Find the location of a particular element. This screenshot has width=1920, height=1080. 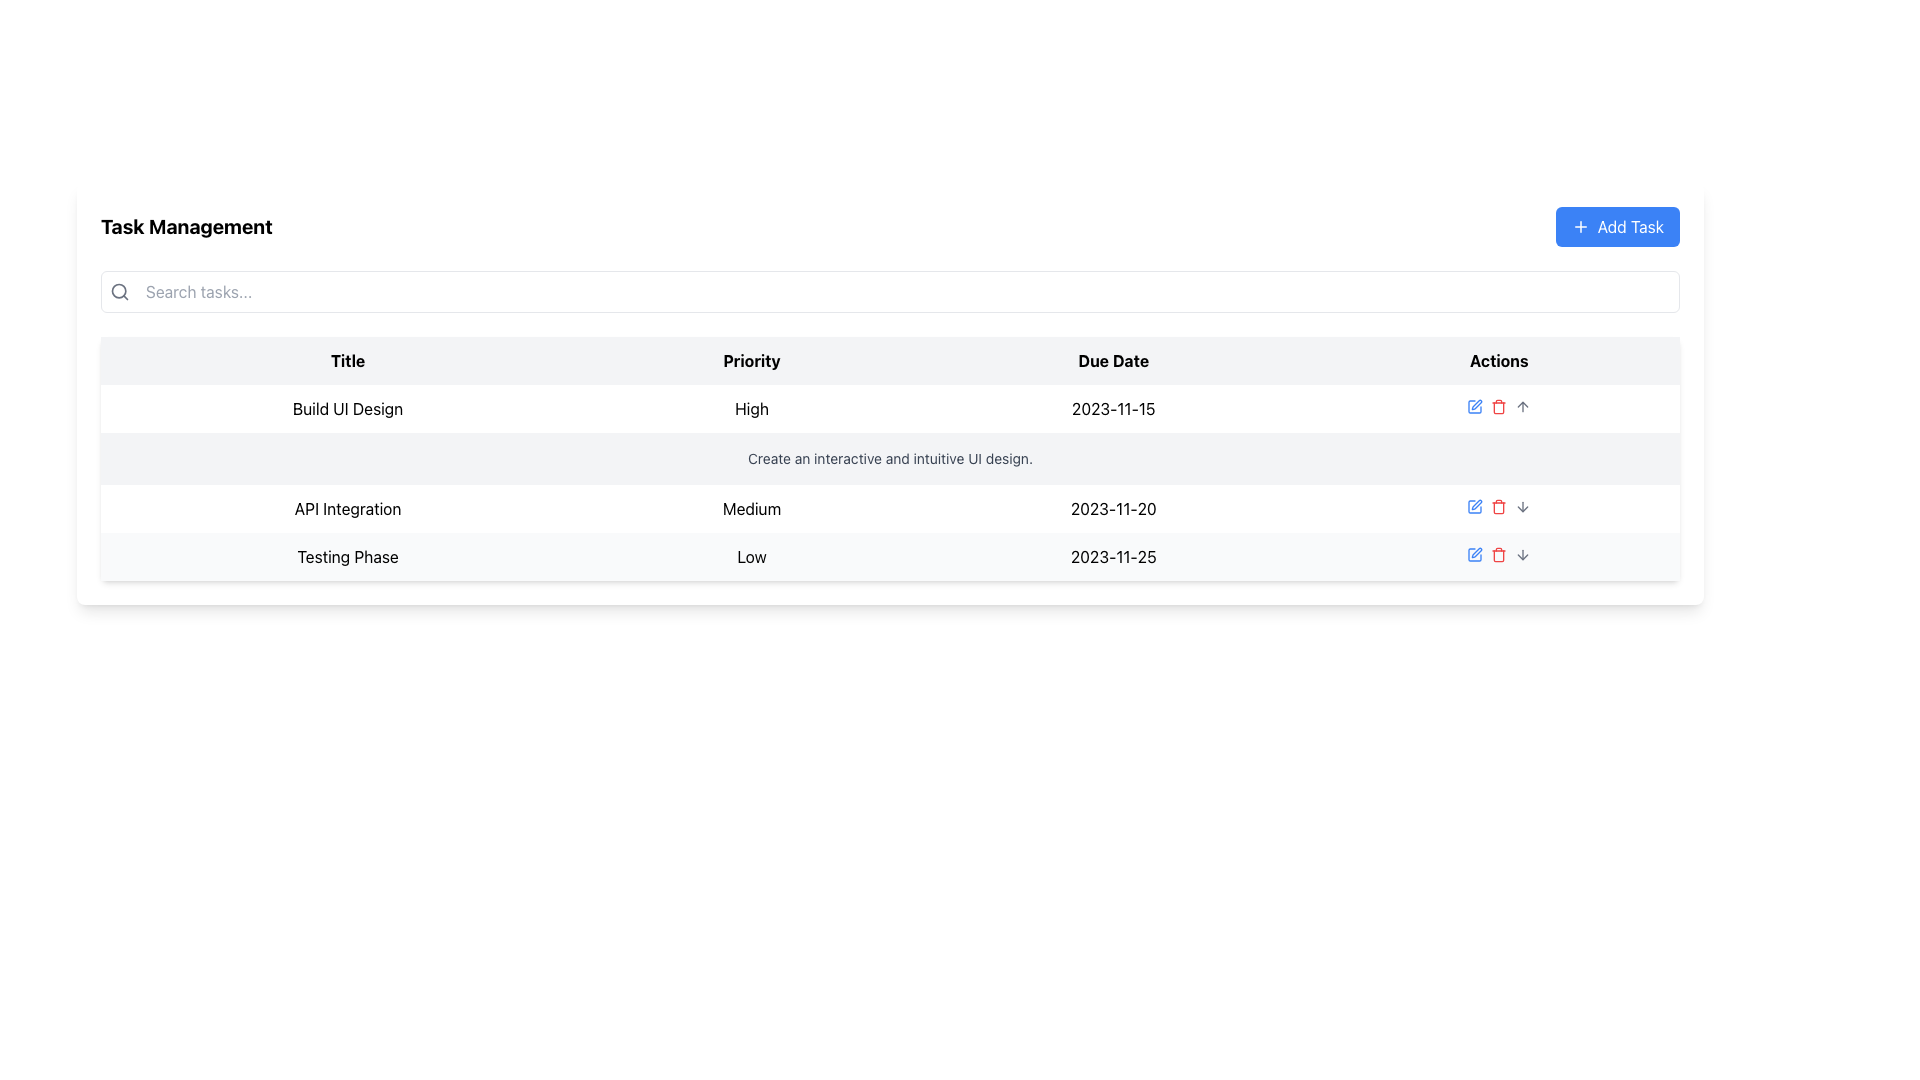

the graphic circle icon located within the magnifying glass icon, which represents the search function in the search bar area is located at coordinates (118, 291).